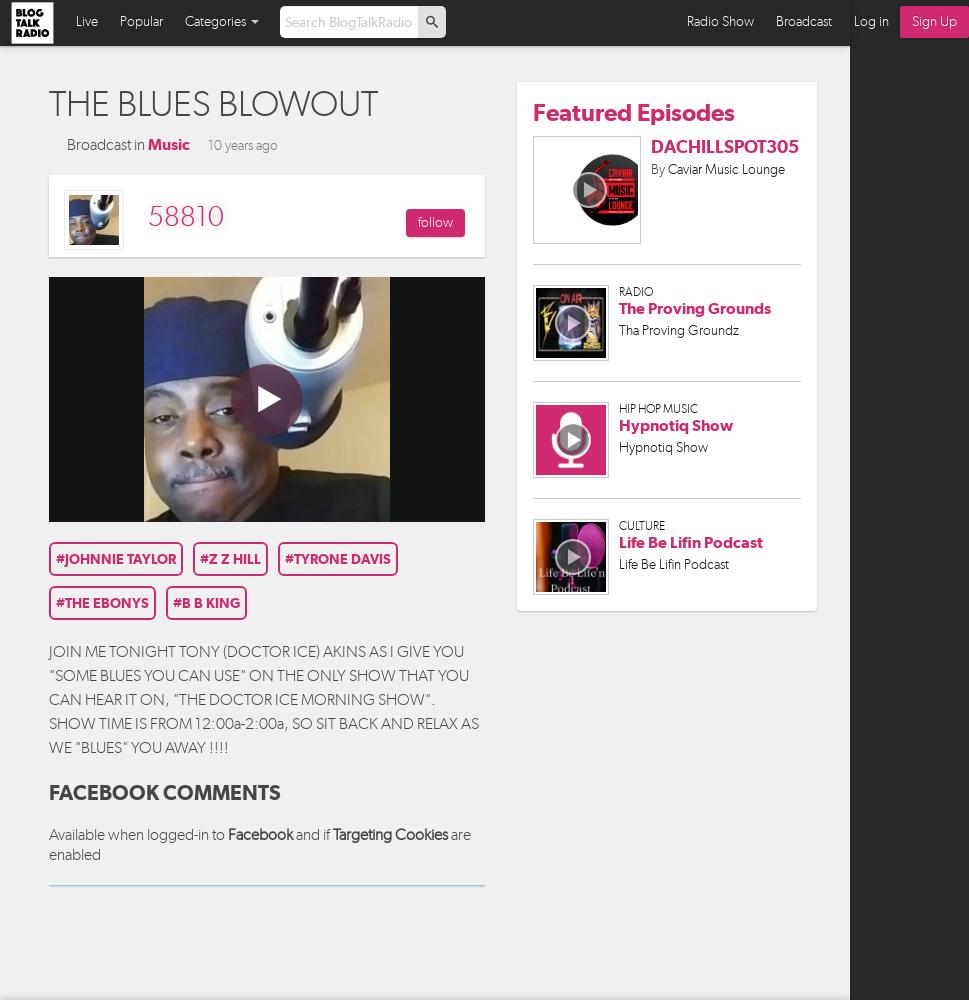  What do you see at coordinates (693, 308) in the screenshot?
I see `'The Proving Grounds'` at bounding box center [693, 308].